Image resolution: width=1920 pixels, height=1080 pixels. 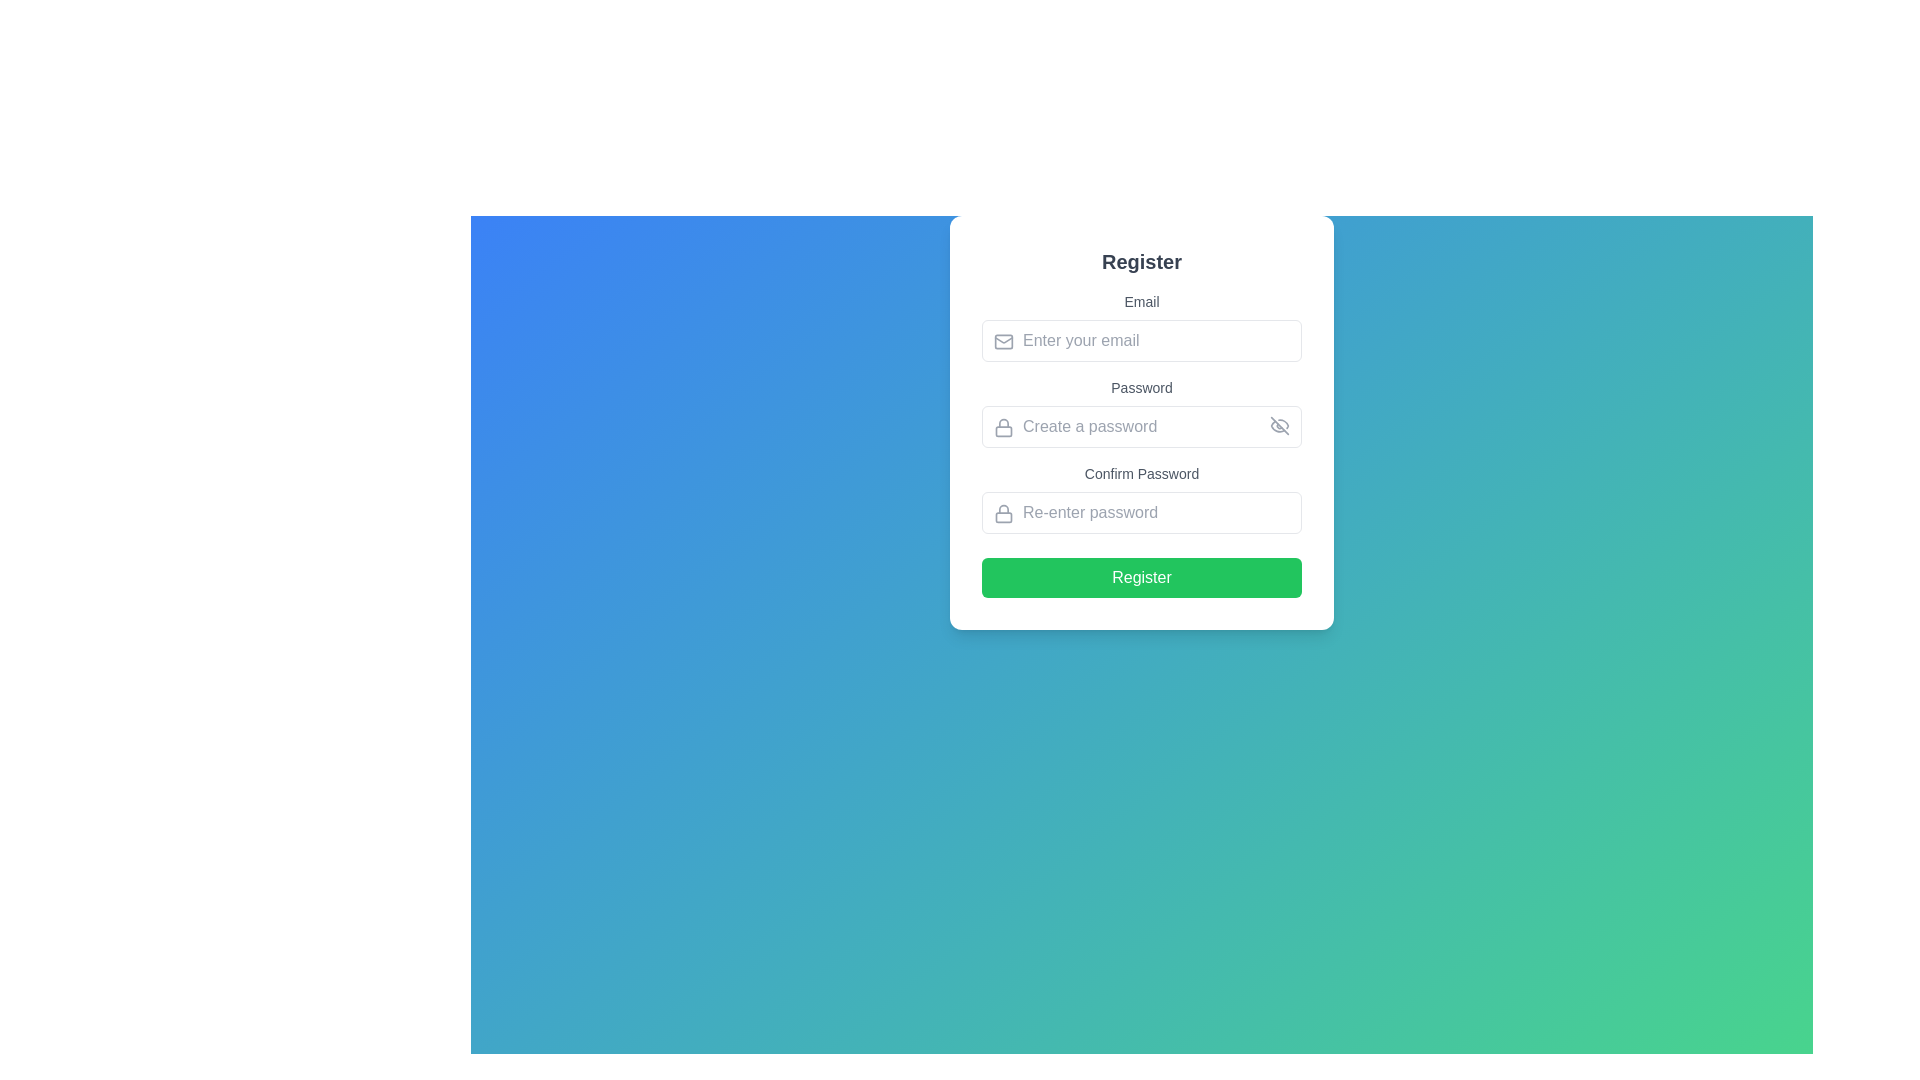 I want to click on the password confirmation field located in the center of the registration form, so click(x=1142, y=497).